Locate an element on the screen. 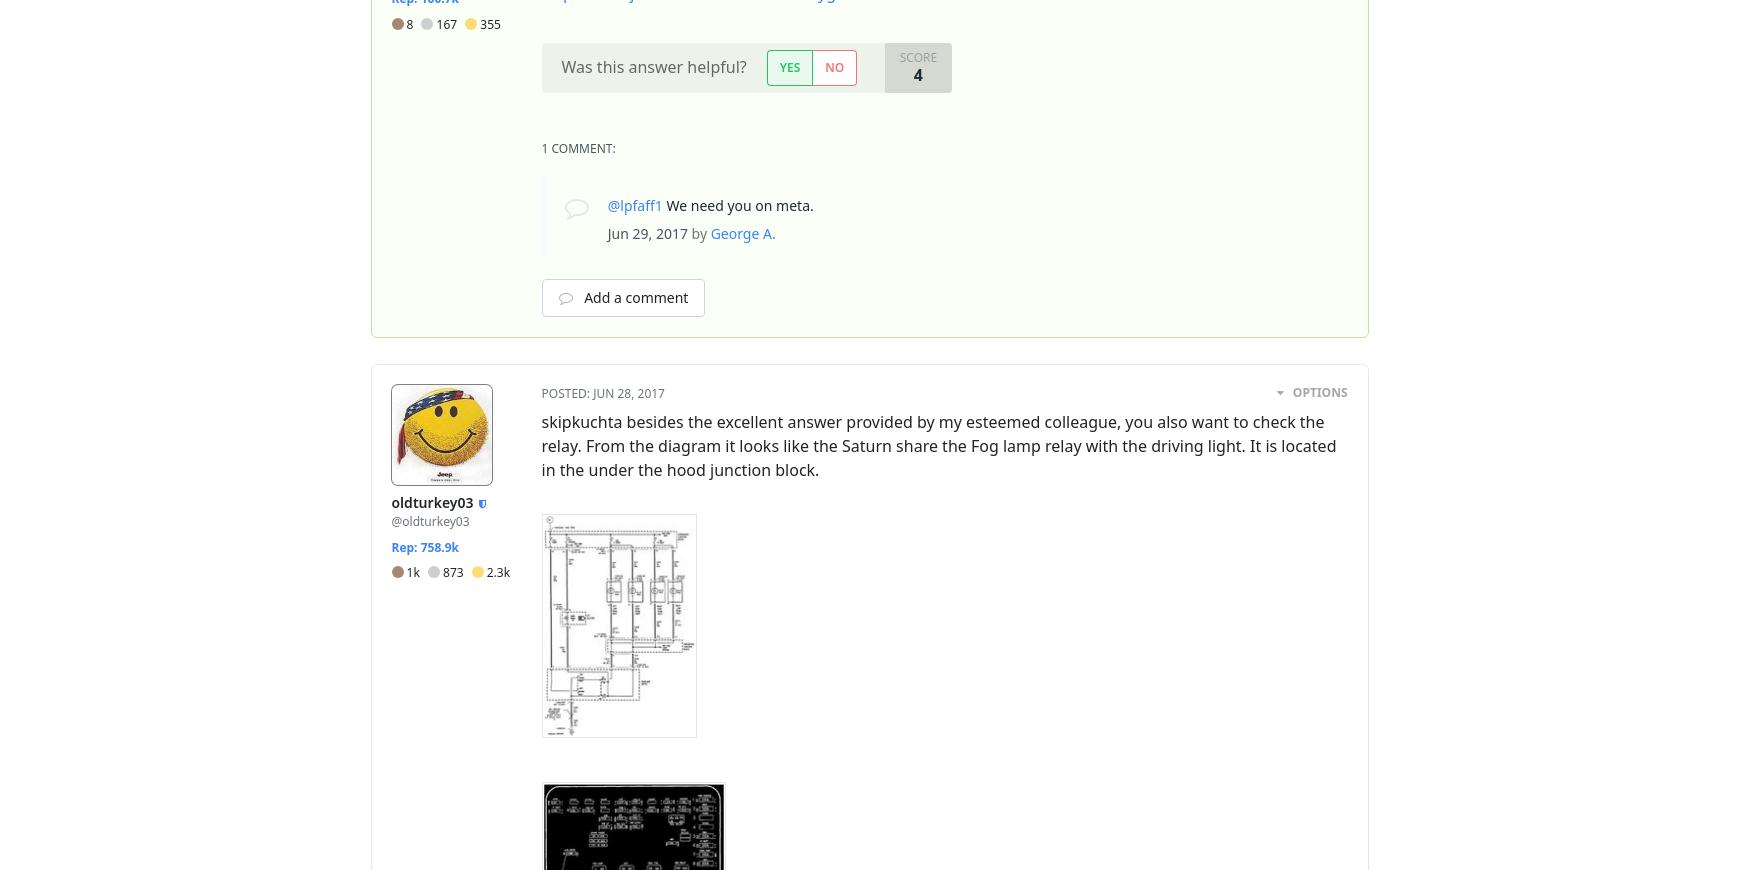 The image size is (1739, 870). '1 Comment:' is located at coordinates (578, 147).